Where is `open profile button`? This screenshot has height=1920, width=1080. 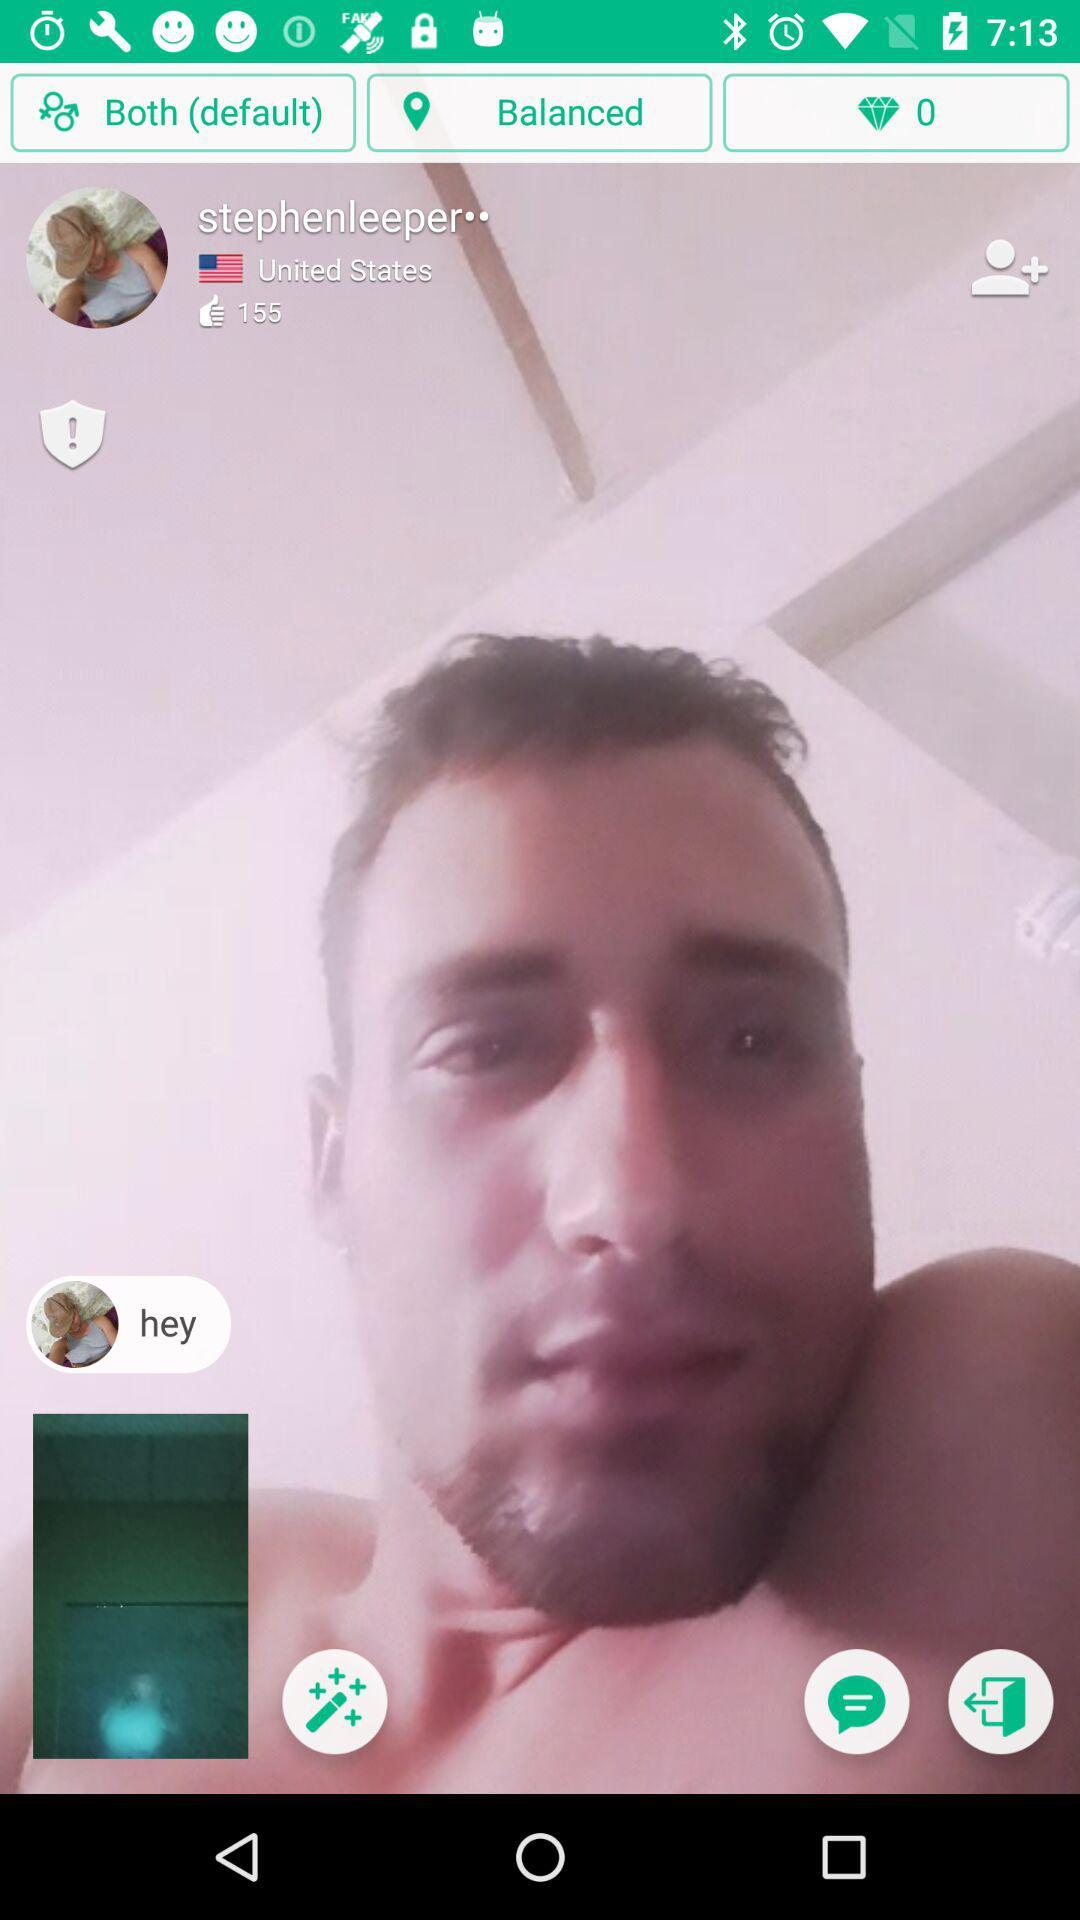 open profile button is located at coordinates (97, 256).